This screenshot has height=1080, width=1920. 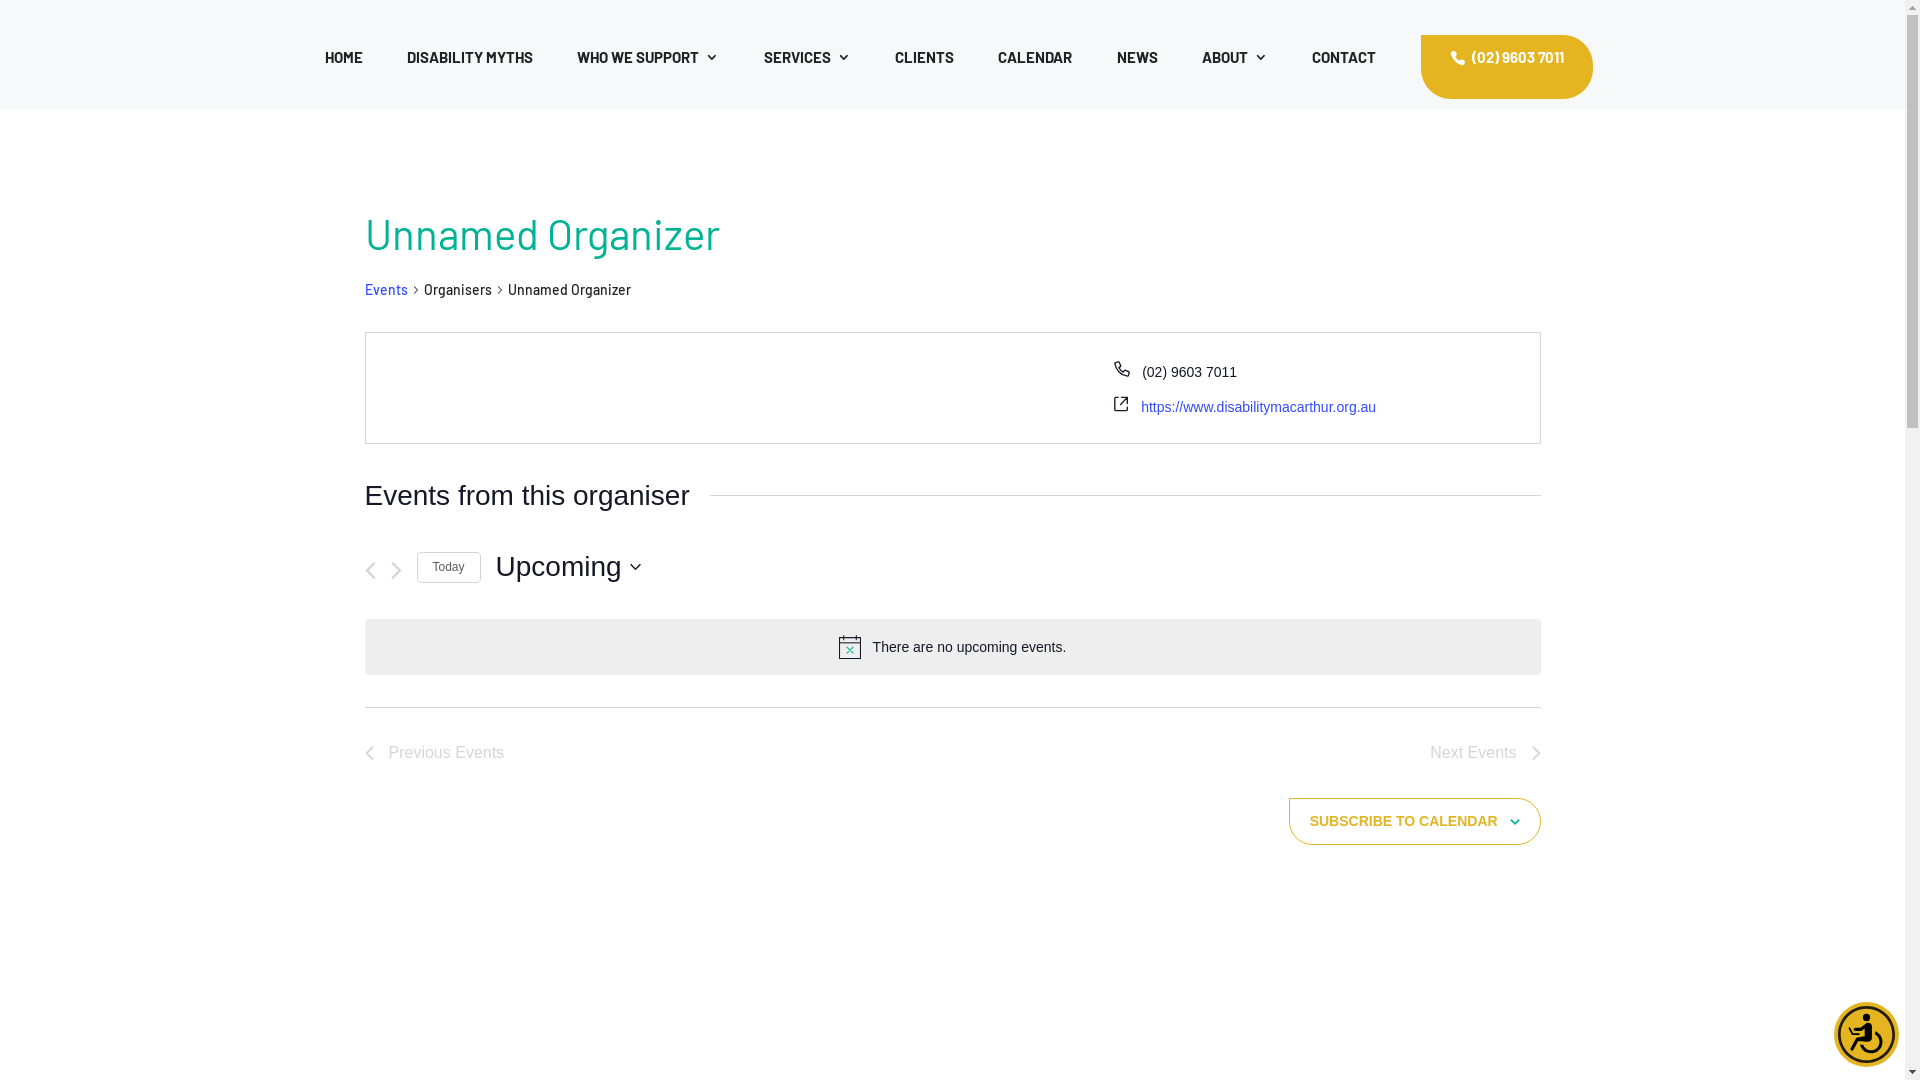 I want to click on 'Upcoming', so click(x=567, y=567).